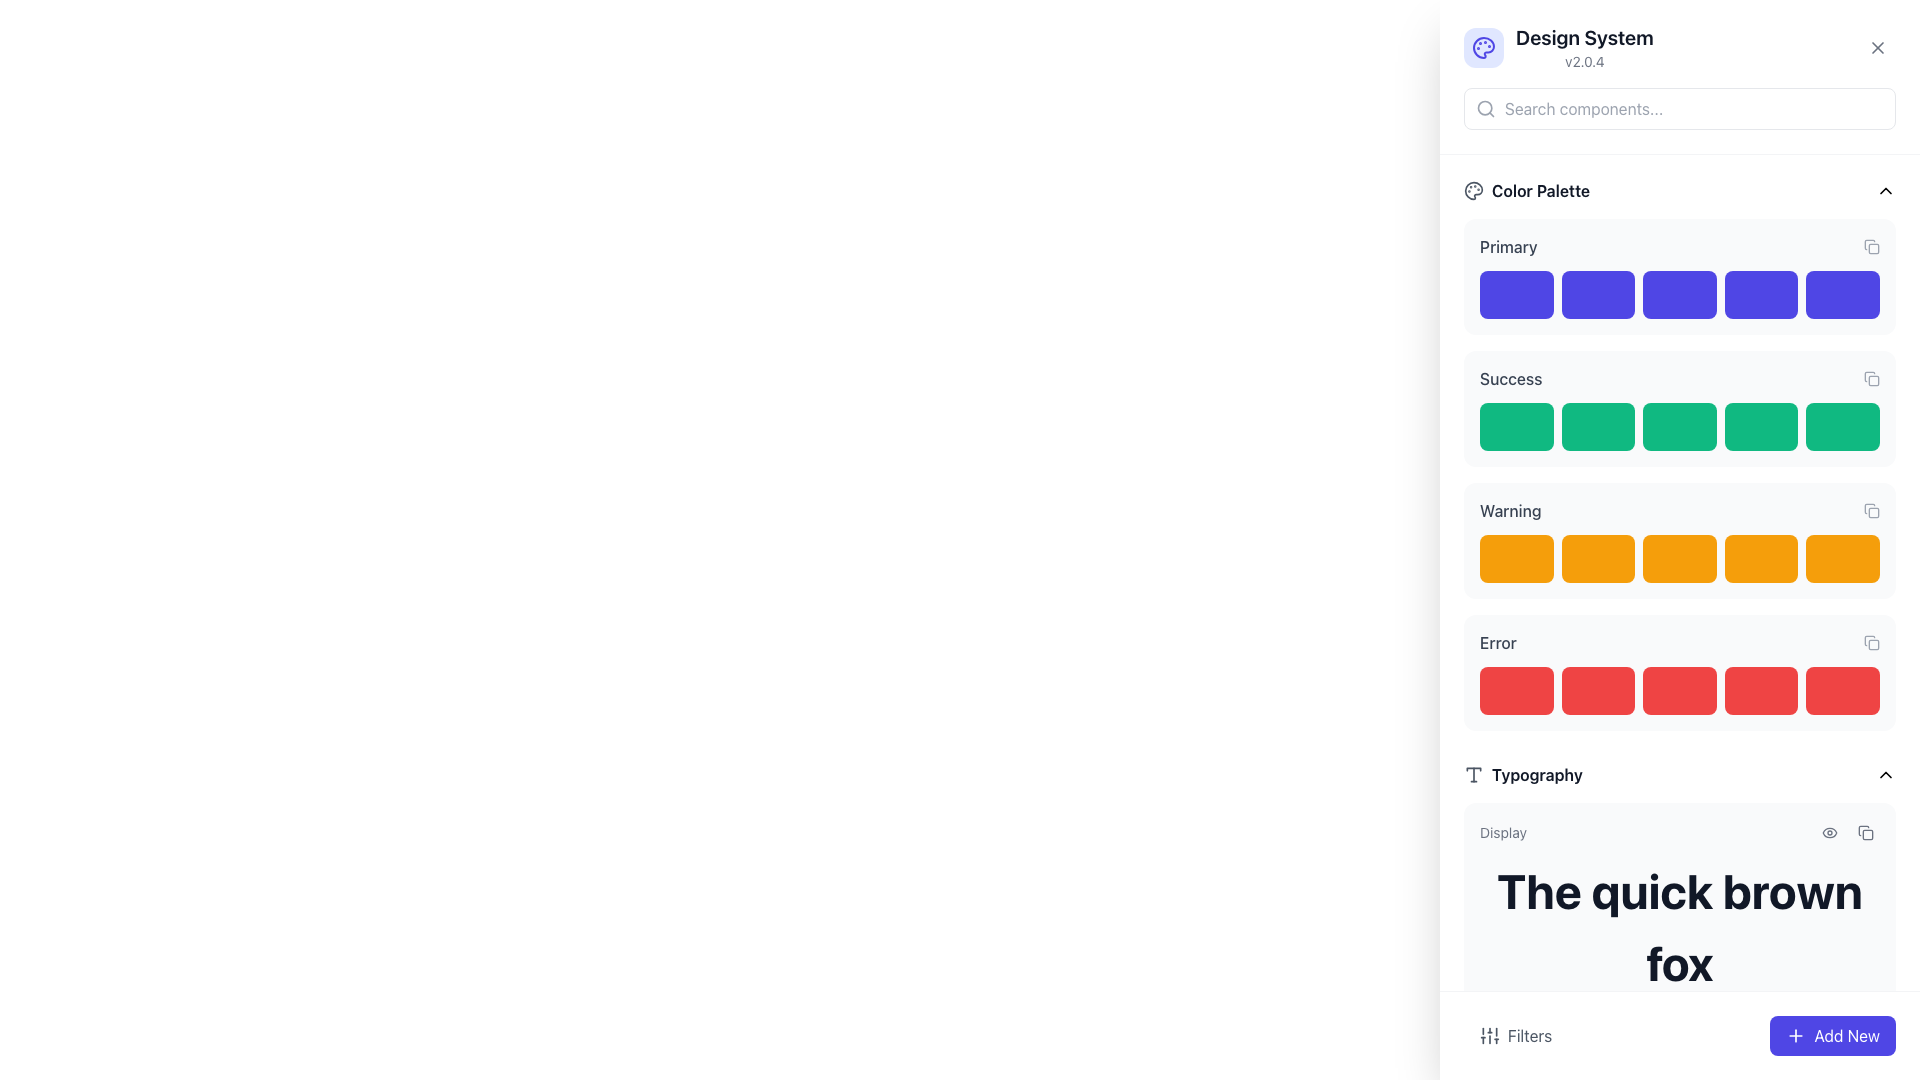 The width and height of the screenshot is (1920, 1080). Describe the element at coordinates (1796, 1035) in the screenshot. I see `the plus icon located in the bottom-right corner of the interface` at that location.